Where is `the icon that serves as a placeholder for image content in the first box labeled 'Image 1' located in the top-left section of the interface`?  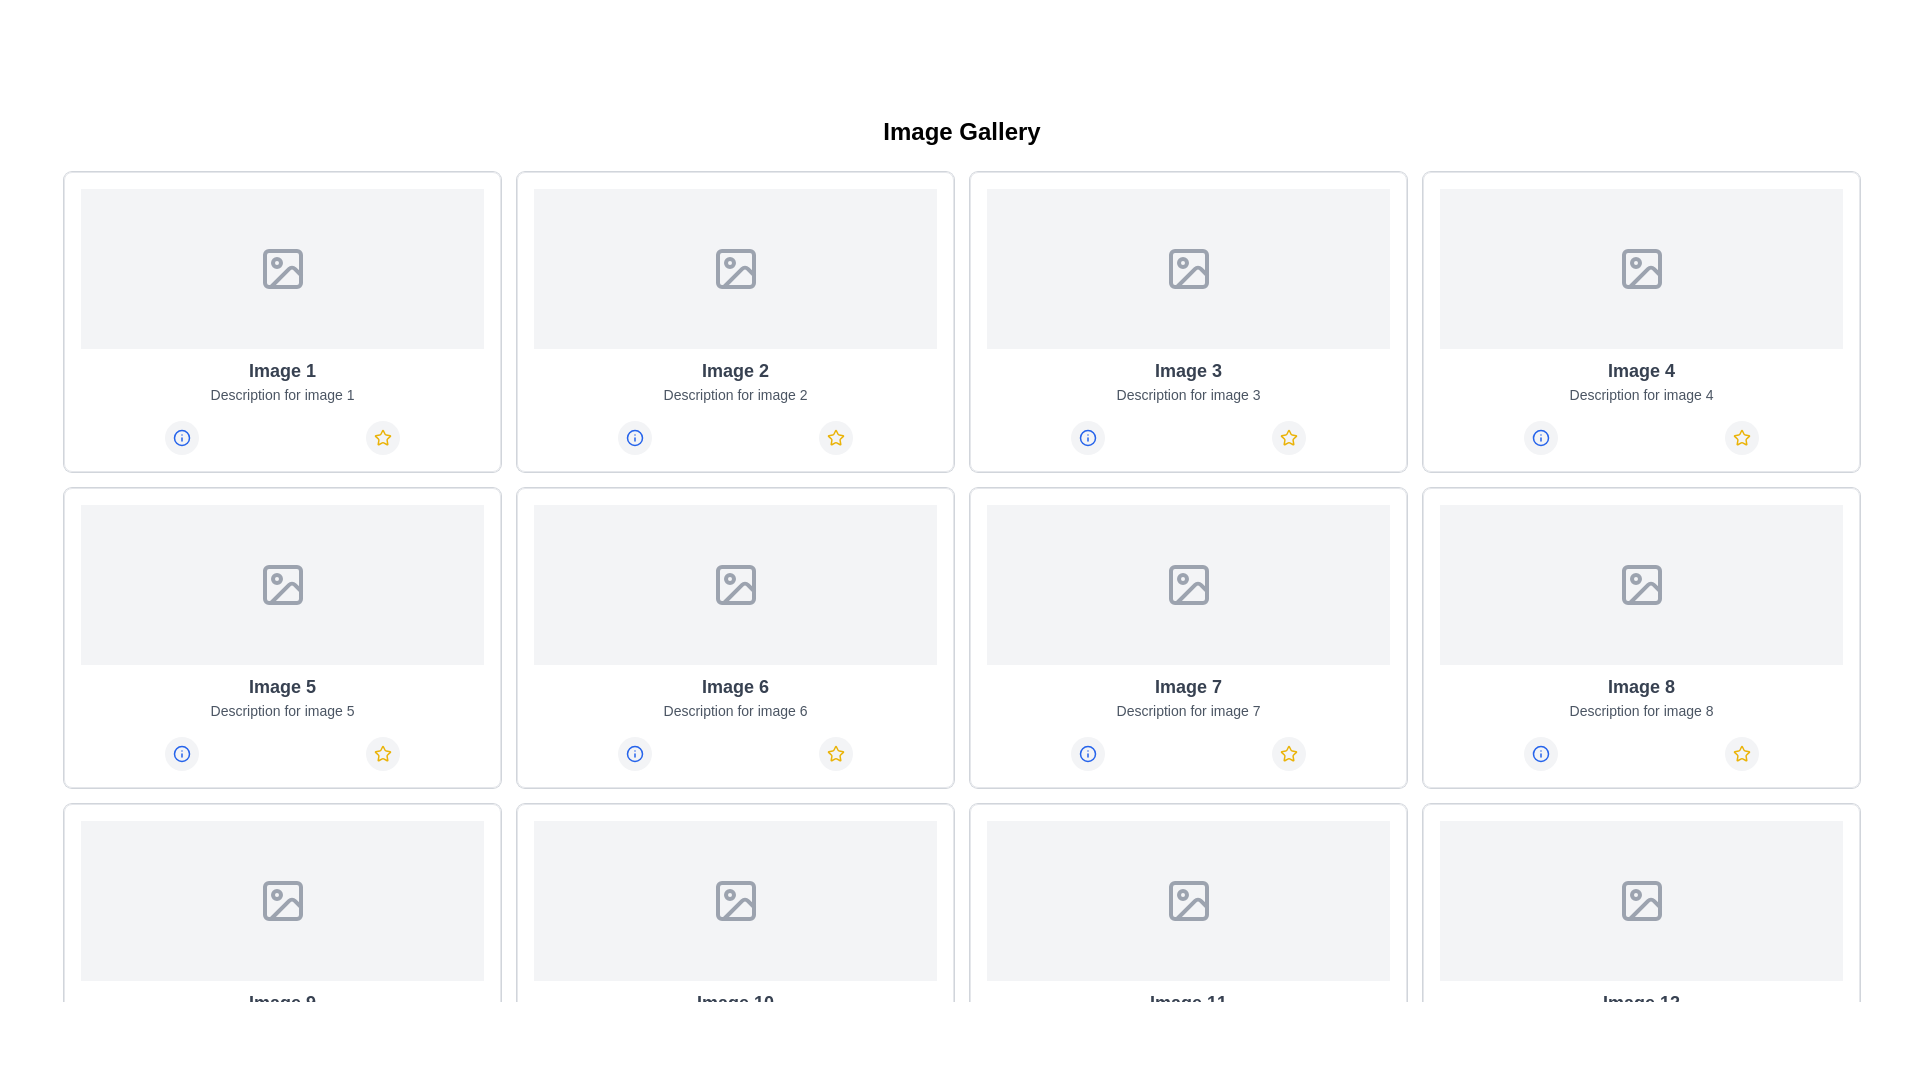
the icon that serves as a placeholder for image content in the first box labeled 'Image 1' located in the top-left section of the interface is located at coordinates (281, 268).